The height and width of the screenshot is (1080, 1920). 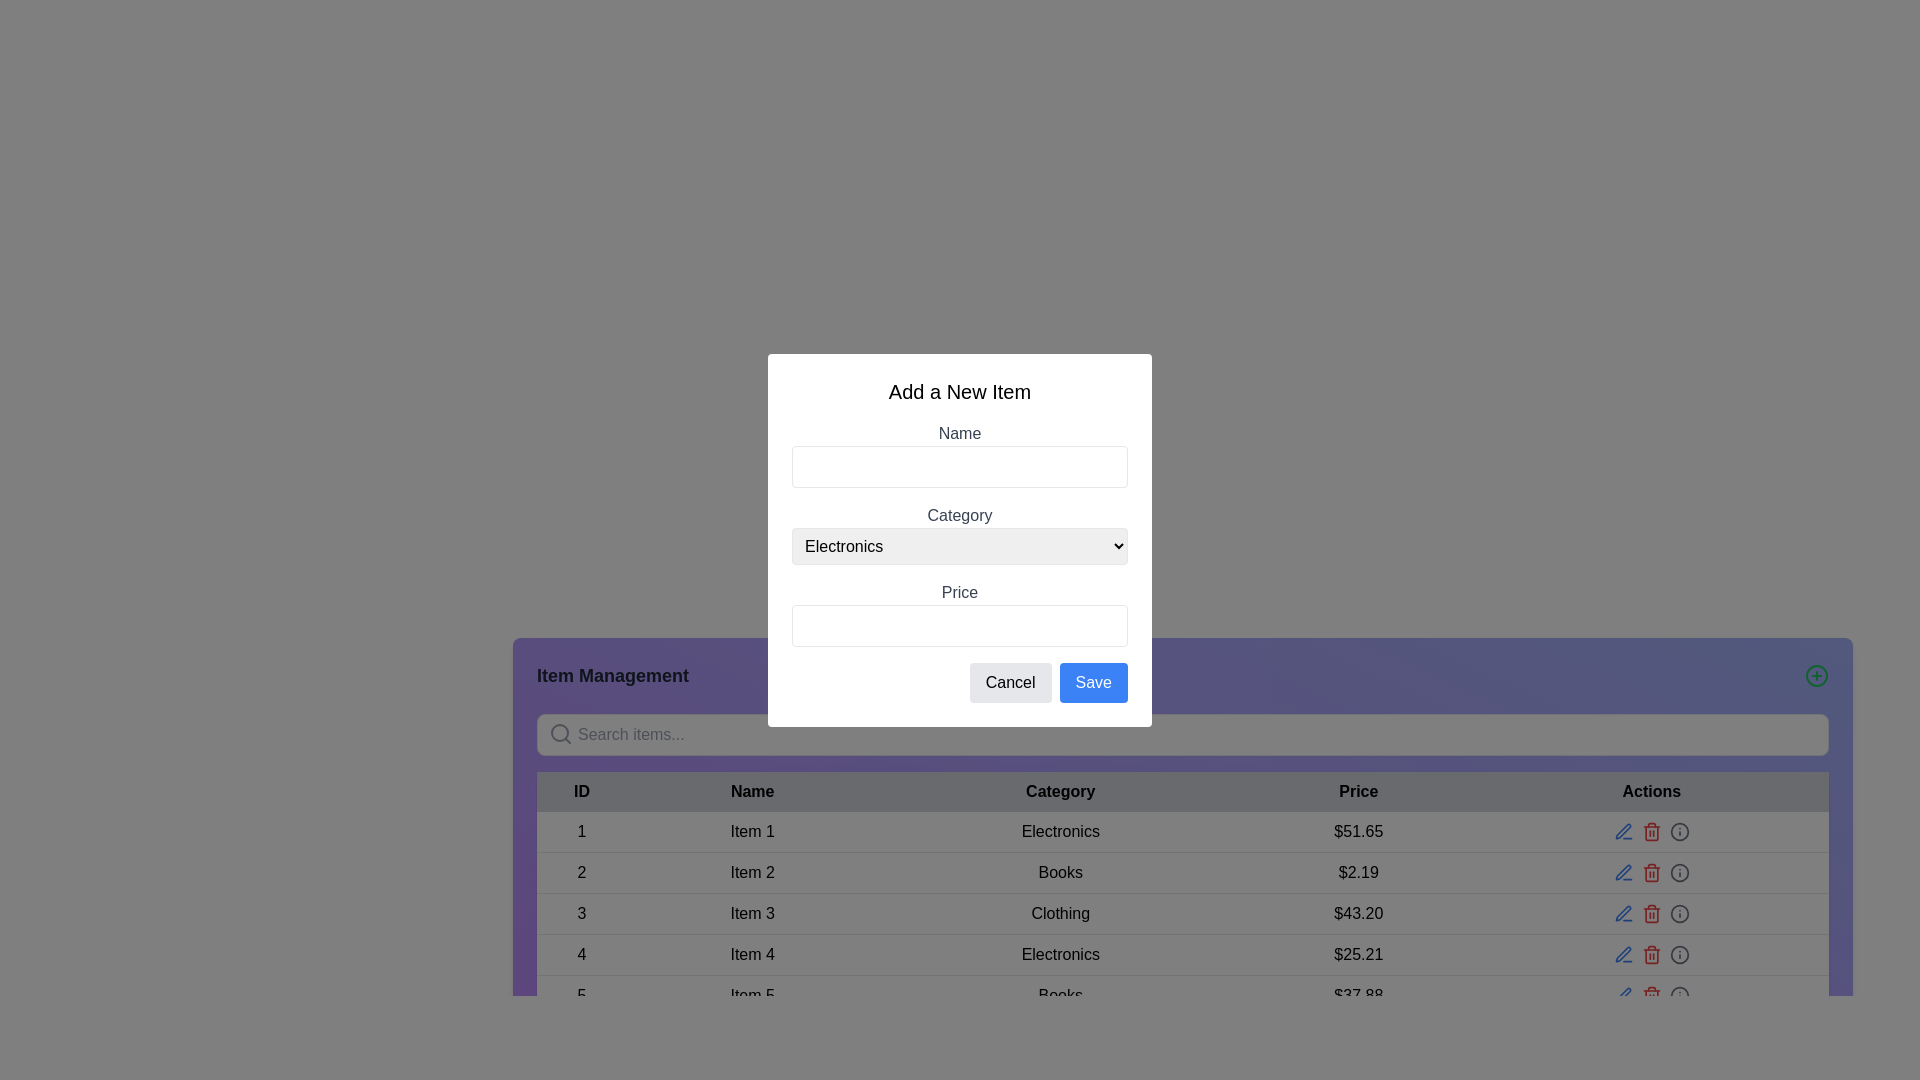 What do you see at coordinates (580, 790) in the screenshot?
I see `the text label that serves as the header for the first column of the table, which indicates unique identifiers for the table rows` at bounding box center [580, 790].